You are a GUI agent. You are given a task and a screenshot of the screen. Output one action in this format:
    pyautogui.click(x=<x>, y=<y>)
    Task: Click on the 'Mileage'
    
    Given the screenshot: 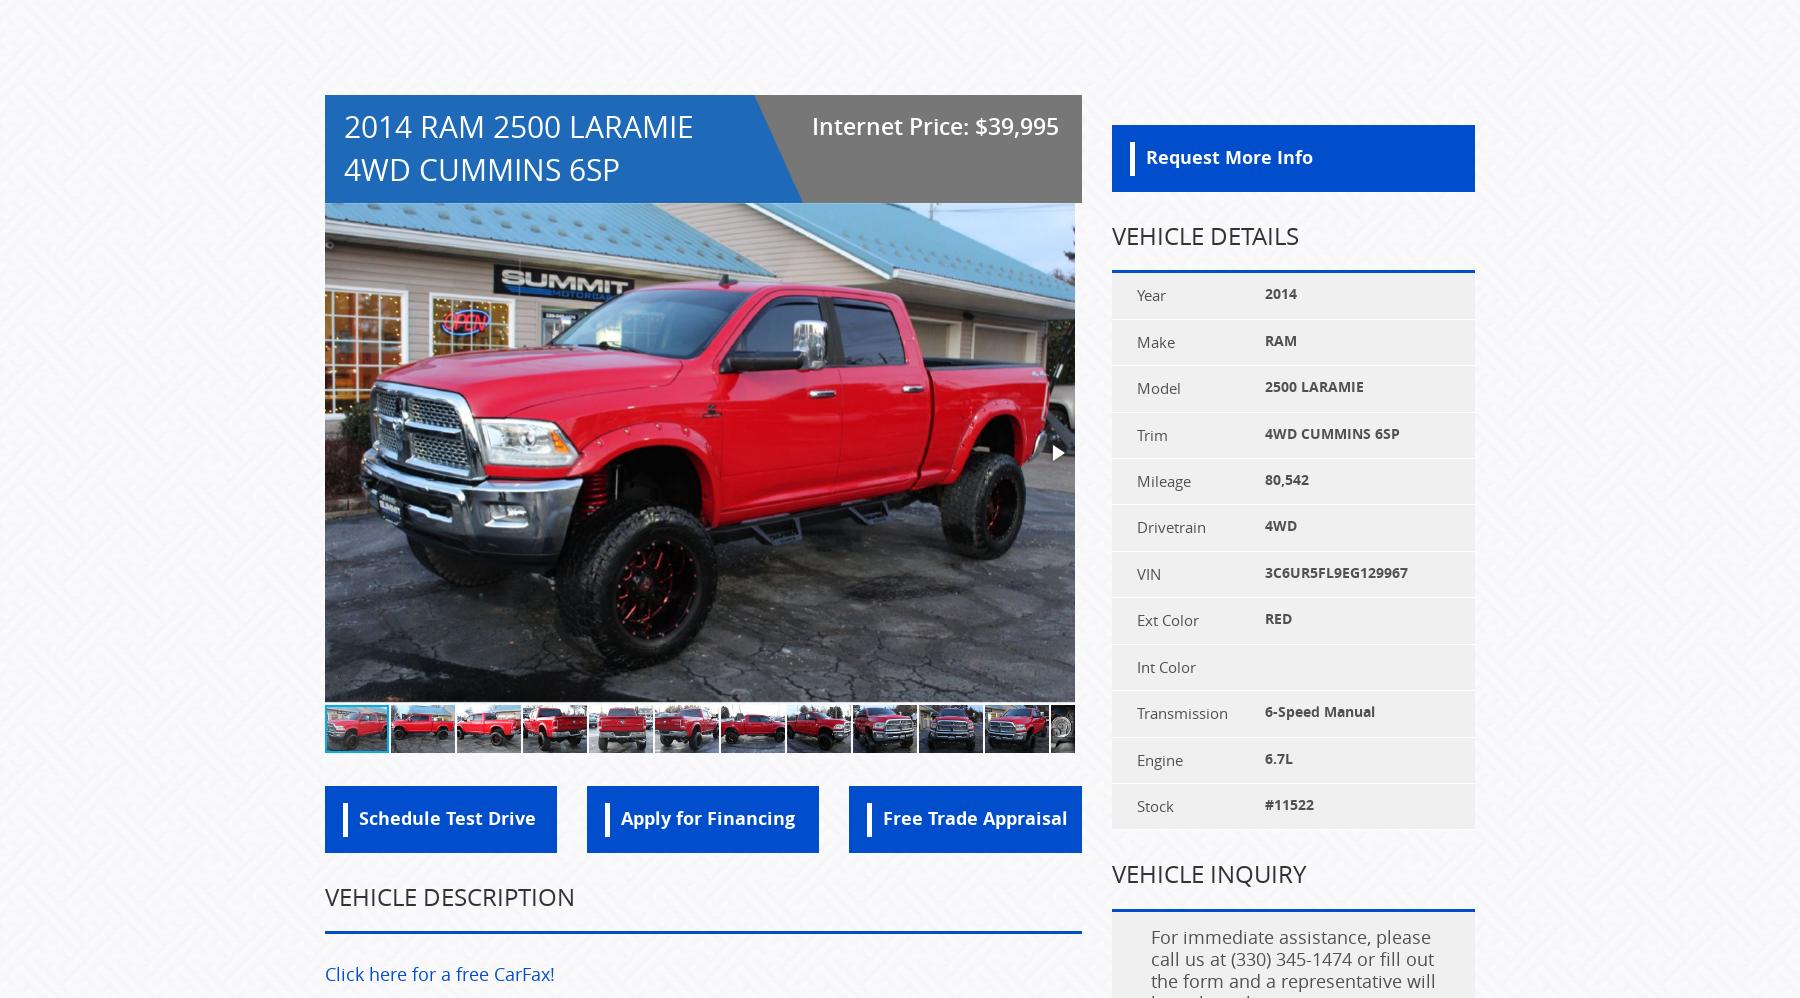 What is the action you would take?
    pyautogui.click(x=1161, y=479)
    